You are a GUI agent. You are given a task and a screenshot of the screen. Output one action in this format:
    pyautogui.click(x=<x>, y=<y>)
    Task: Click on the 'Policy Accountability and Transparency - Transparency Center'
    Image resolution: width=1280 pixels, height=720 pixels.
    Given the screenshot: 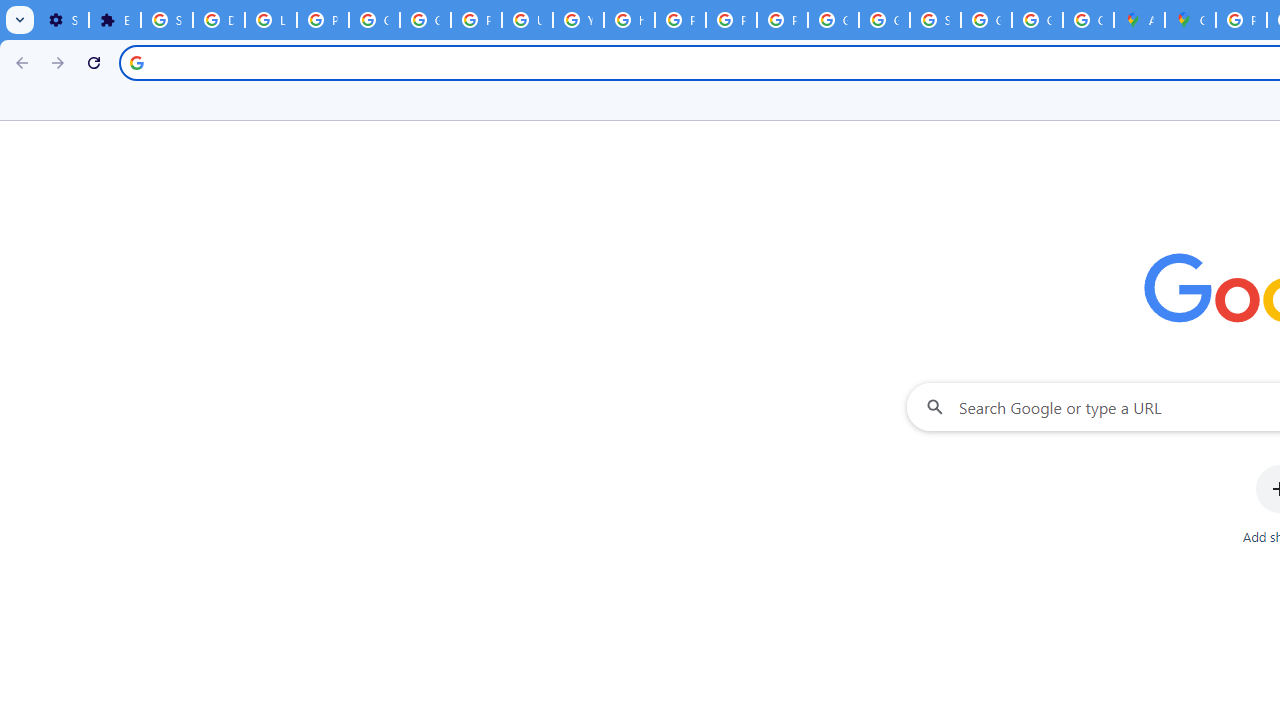 What is the action you would take?
    pyautogui.click(x=1240, y=20)
    